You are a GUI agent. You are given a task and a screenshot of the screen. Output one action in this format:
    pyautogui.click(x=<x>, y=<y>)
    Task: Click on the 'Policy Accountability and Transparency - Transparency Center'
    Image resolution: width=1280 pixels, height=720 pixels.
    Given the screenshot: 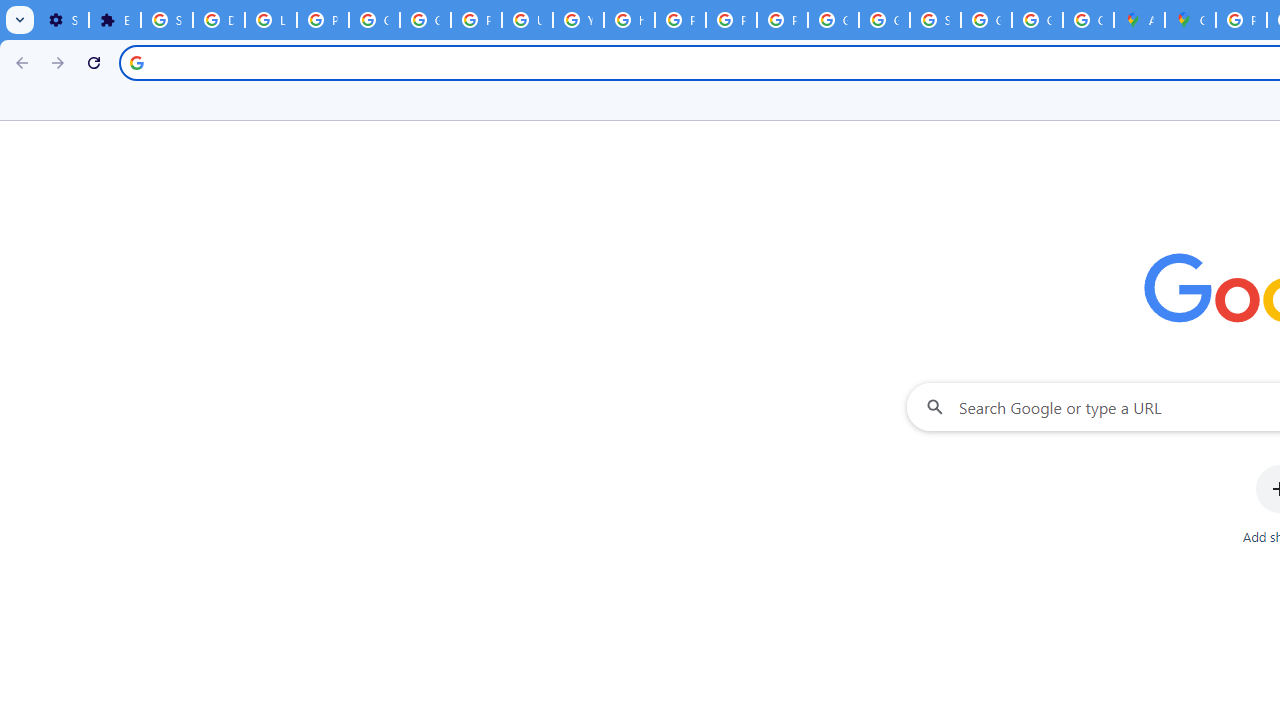 What is the action you would take?
    pyautogui.click(x=1240, y=20)
    